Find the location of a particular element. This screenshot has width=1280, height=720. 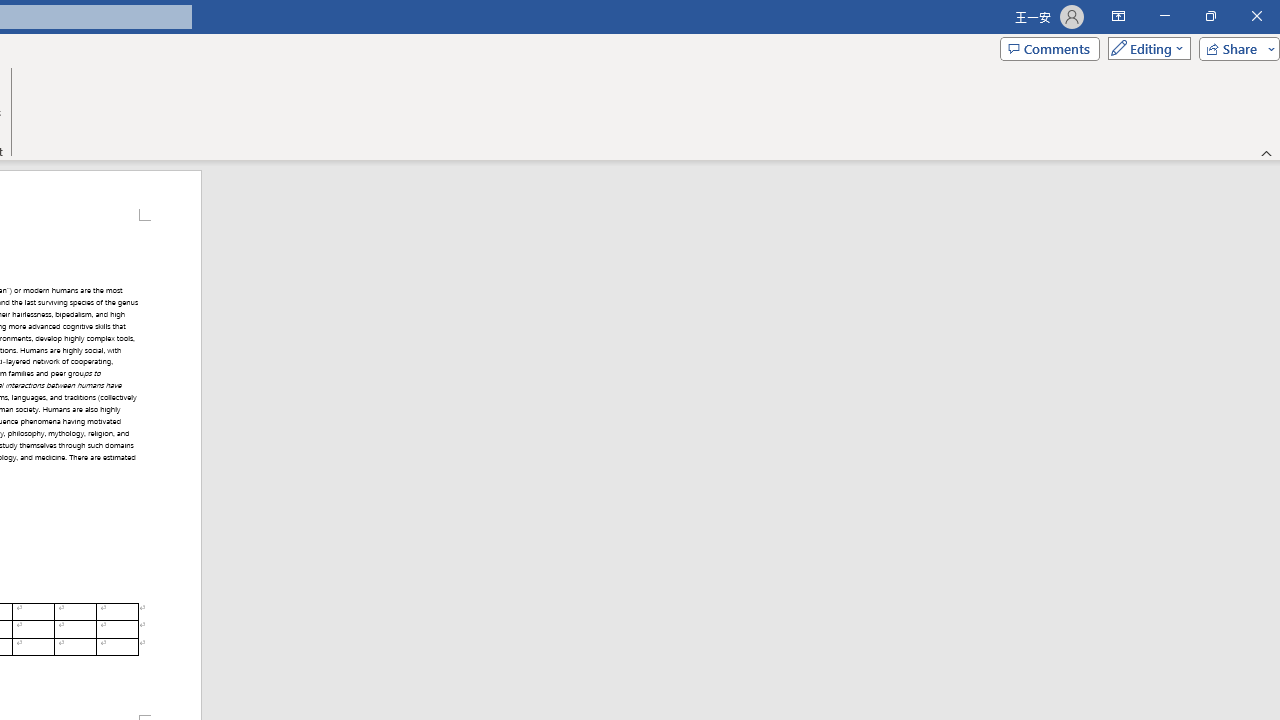

'Editing' is located at coordinates (1144, 47).